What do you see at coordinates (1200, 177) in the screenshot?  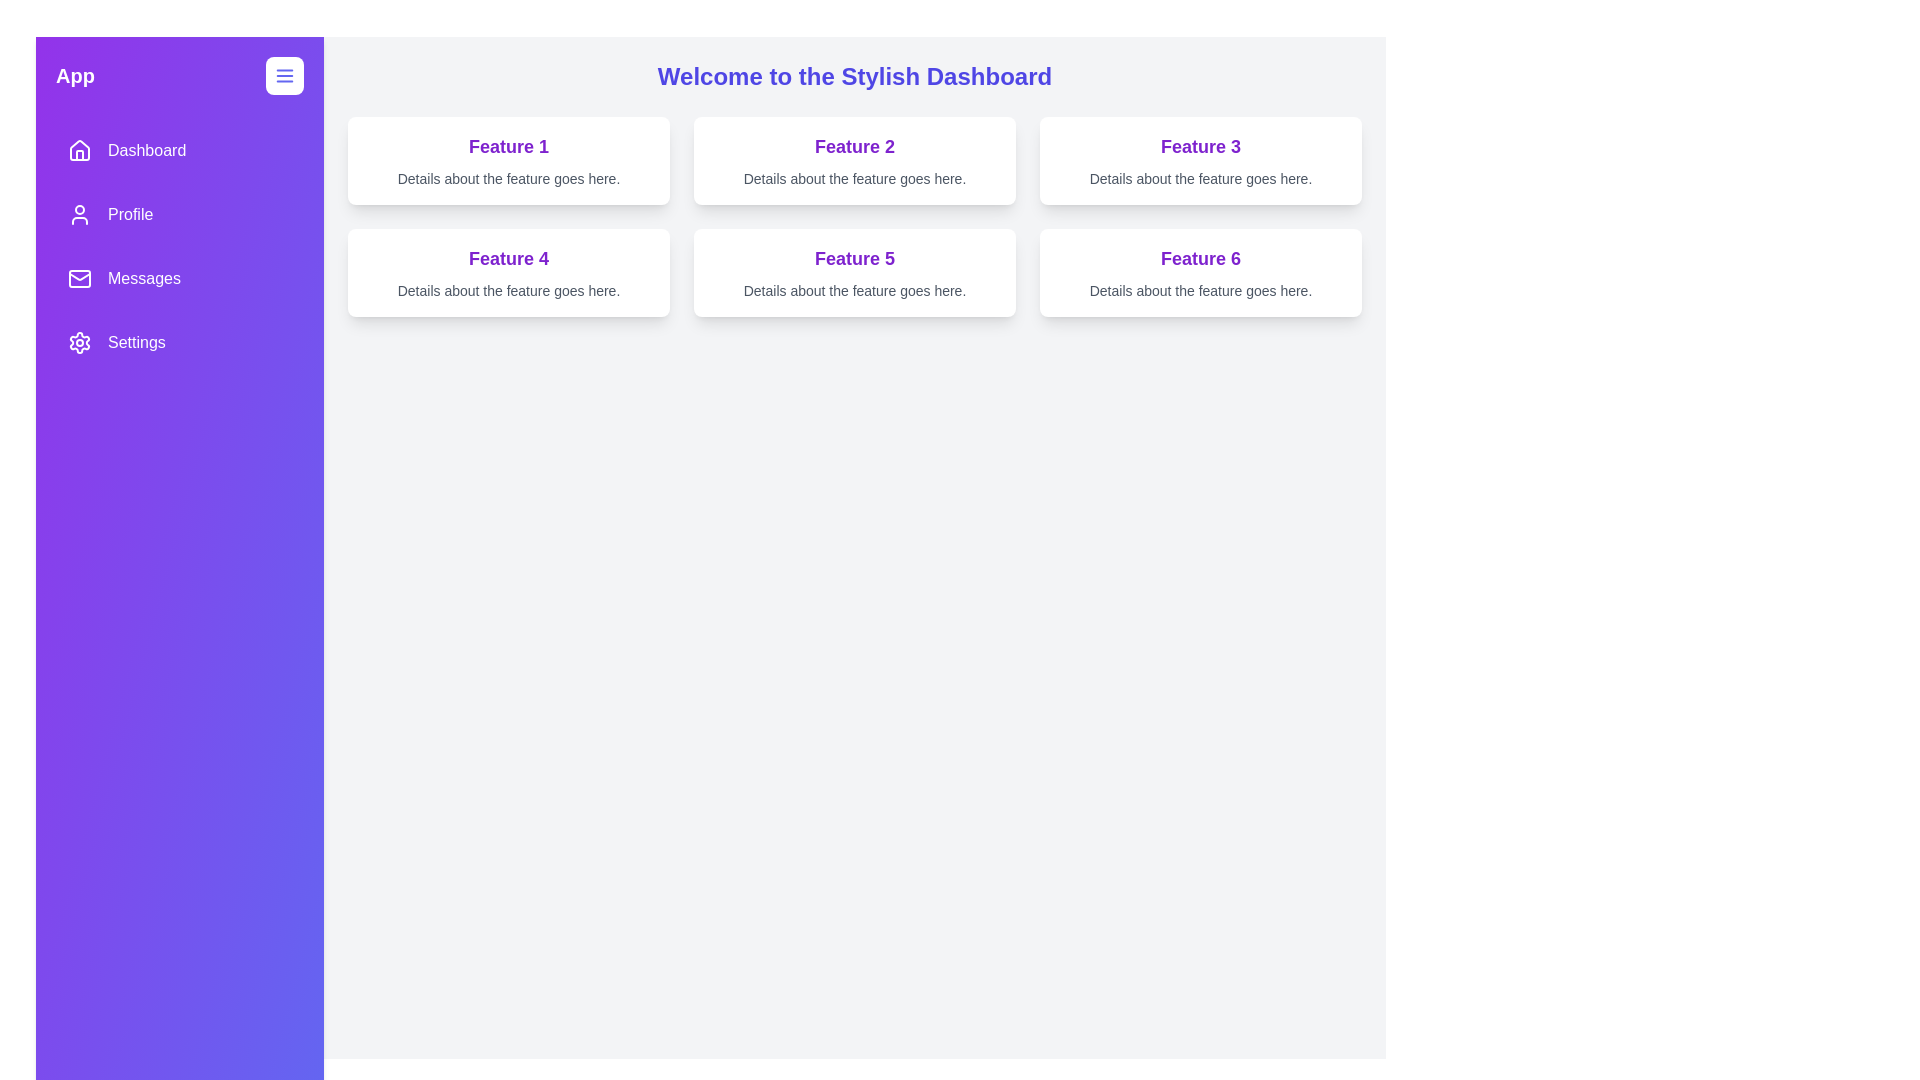 I see `the text element that reads 'Details about the feature goes here.' positioned below the heading 'Feature 3'` at bounding box center [1200, 177].